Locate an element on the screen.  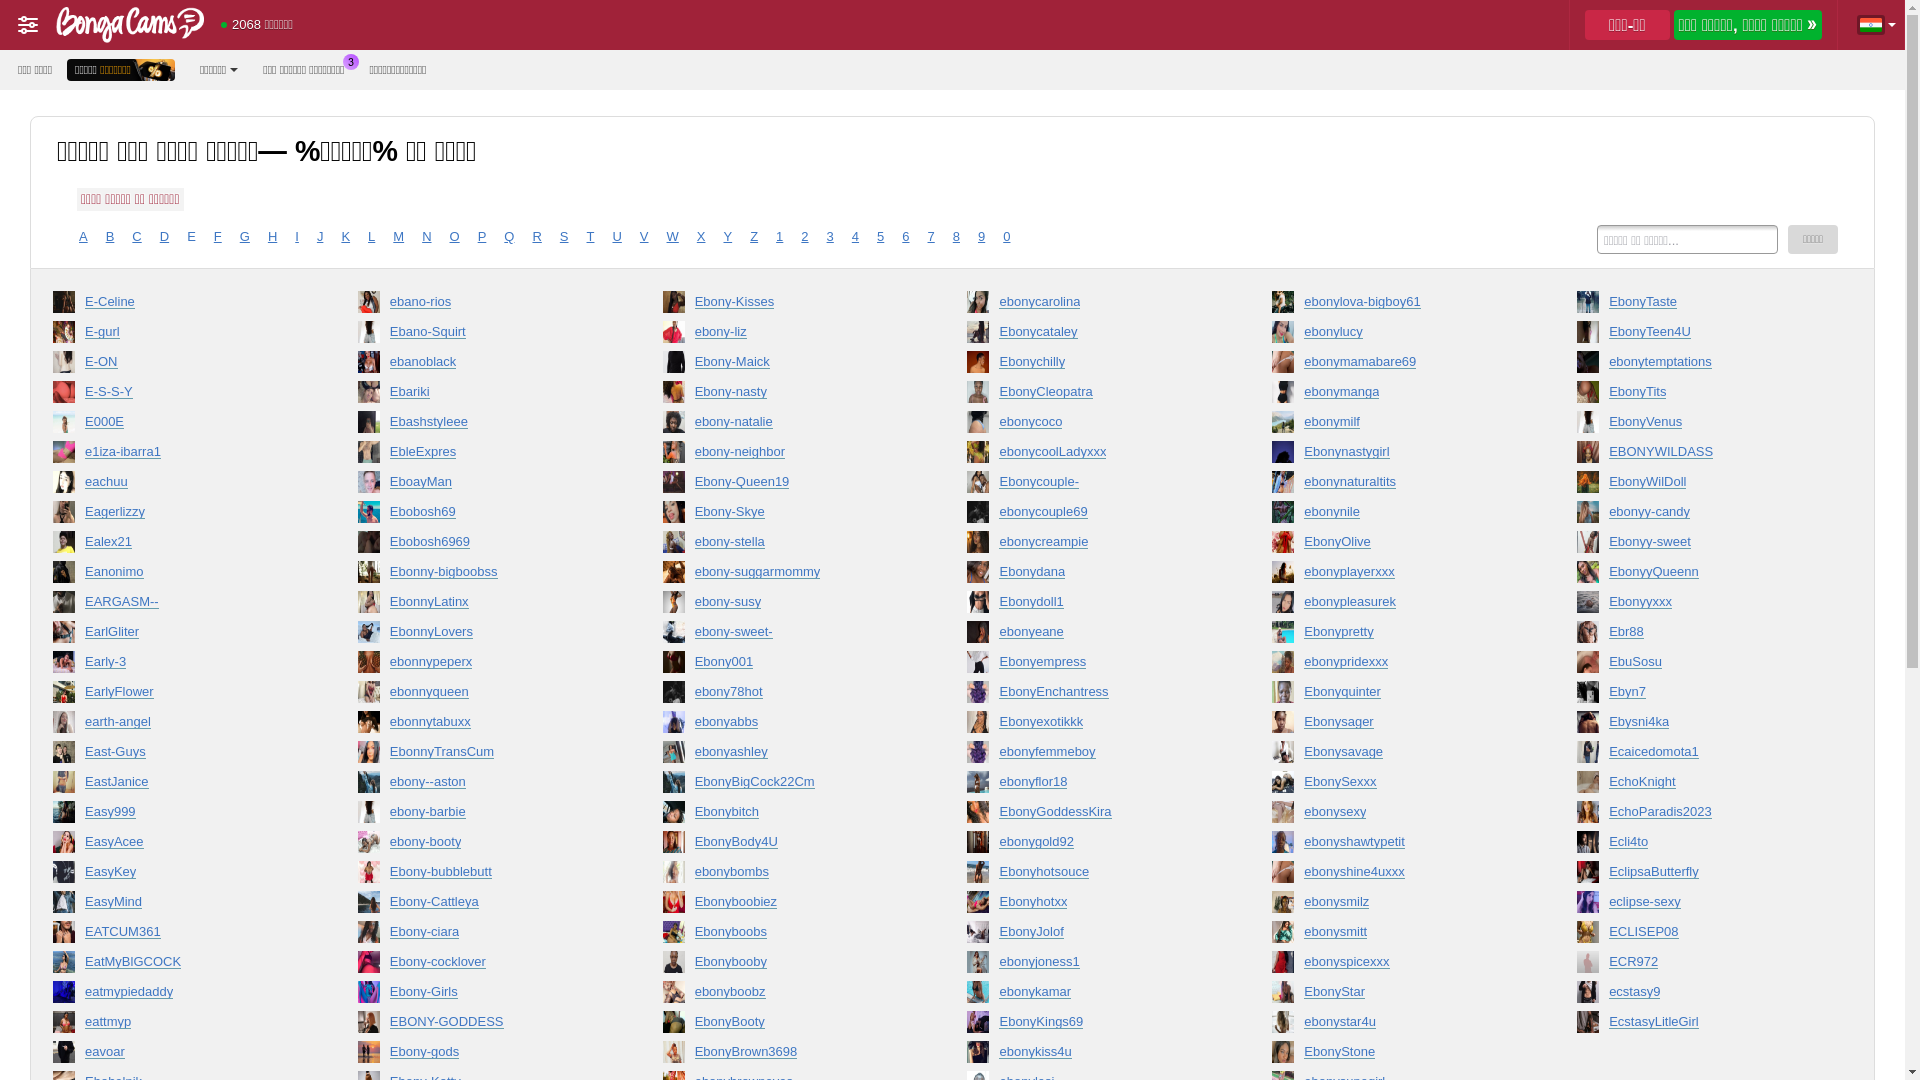
'K' is located at coordinates (345, 235).